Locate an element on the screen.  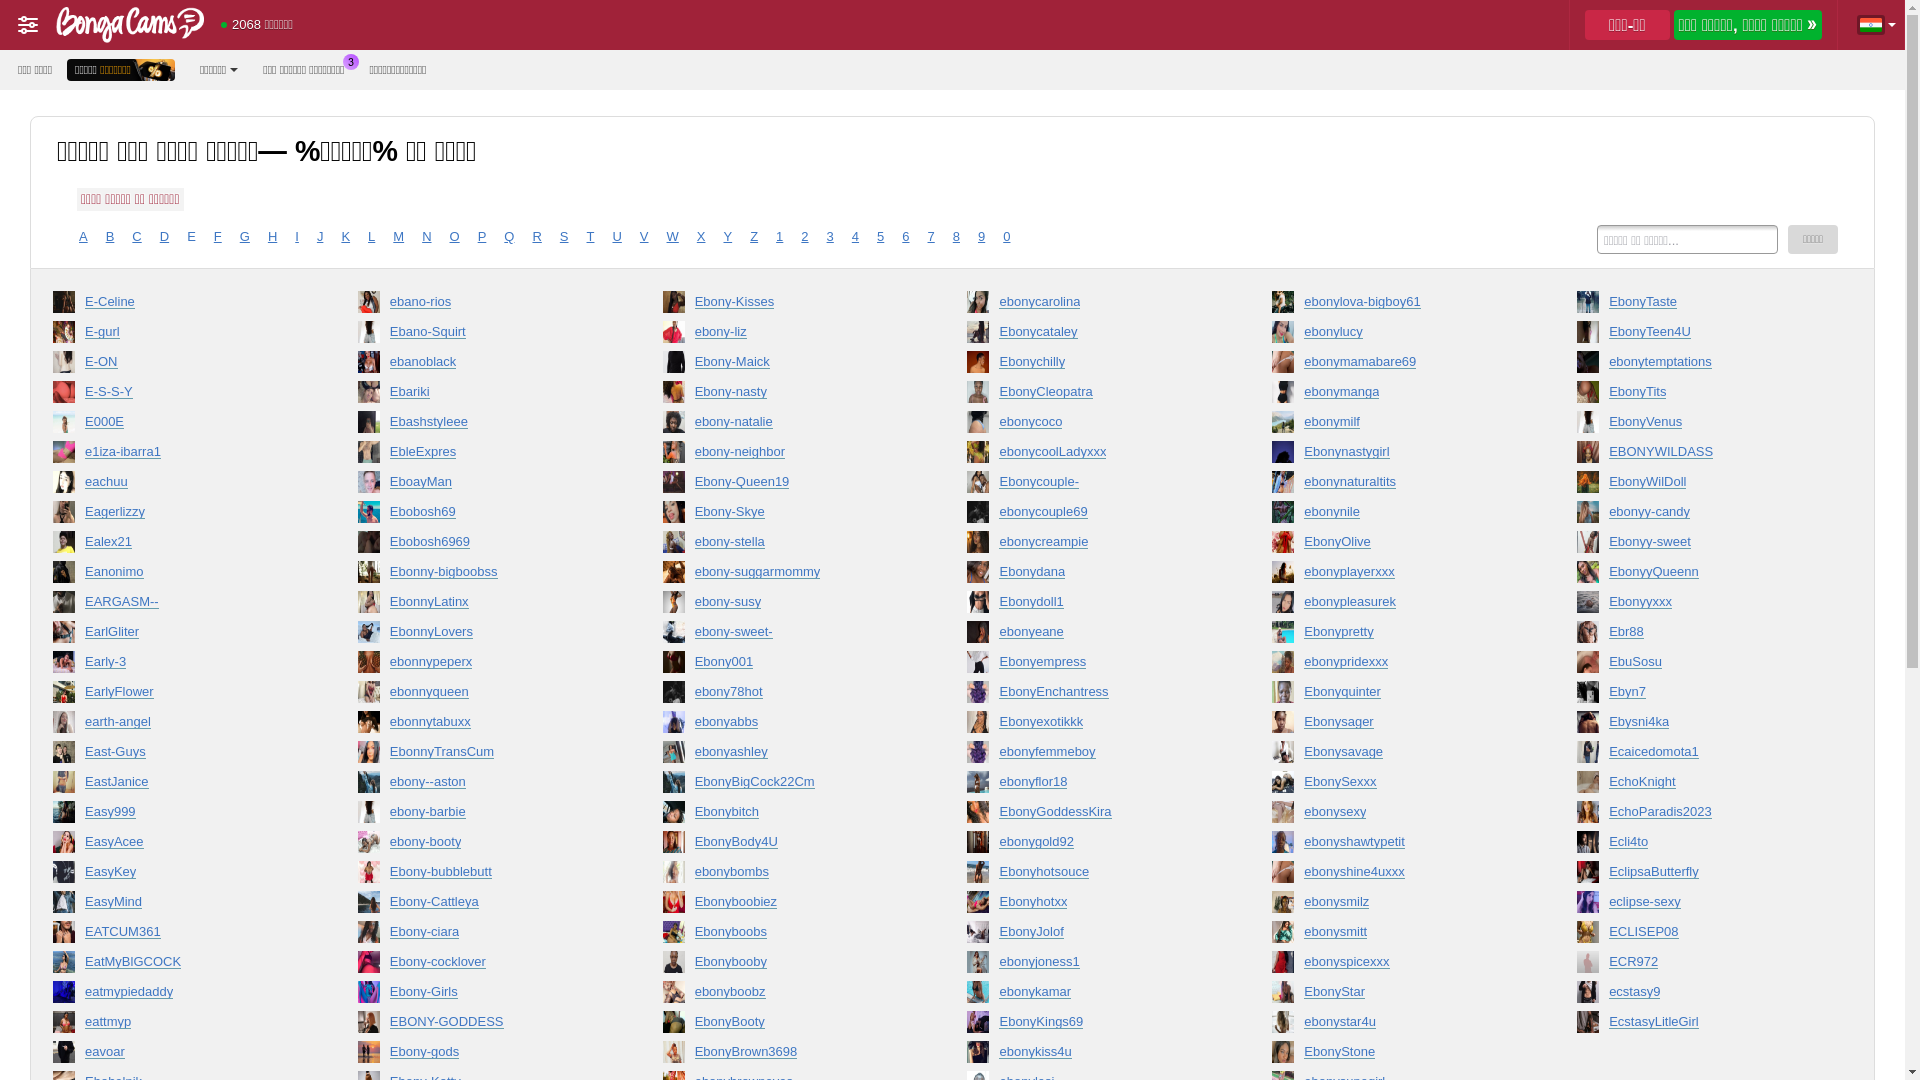
'K' is located at coordinates (345, 235).